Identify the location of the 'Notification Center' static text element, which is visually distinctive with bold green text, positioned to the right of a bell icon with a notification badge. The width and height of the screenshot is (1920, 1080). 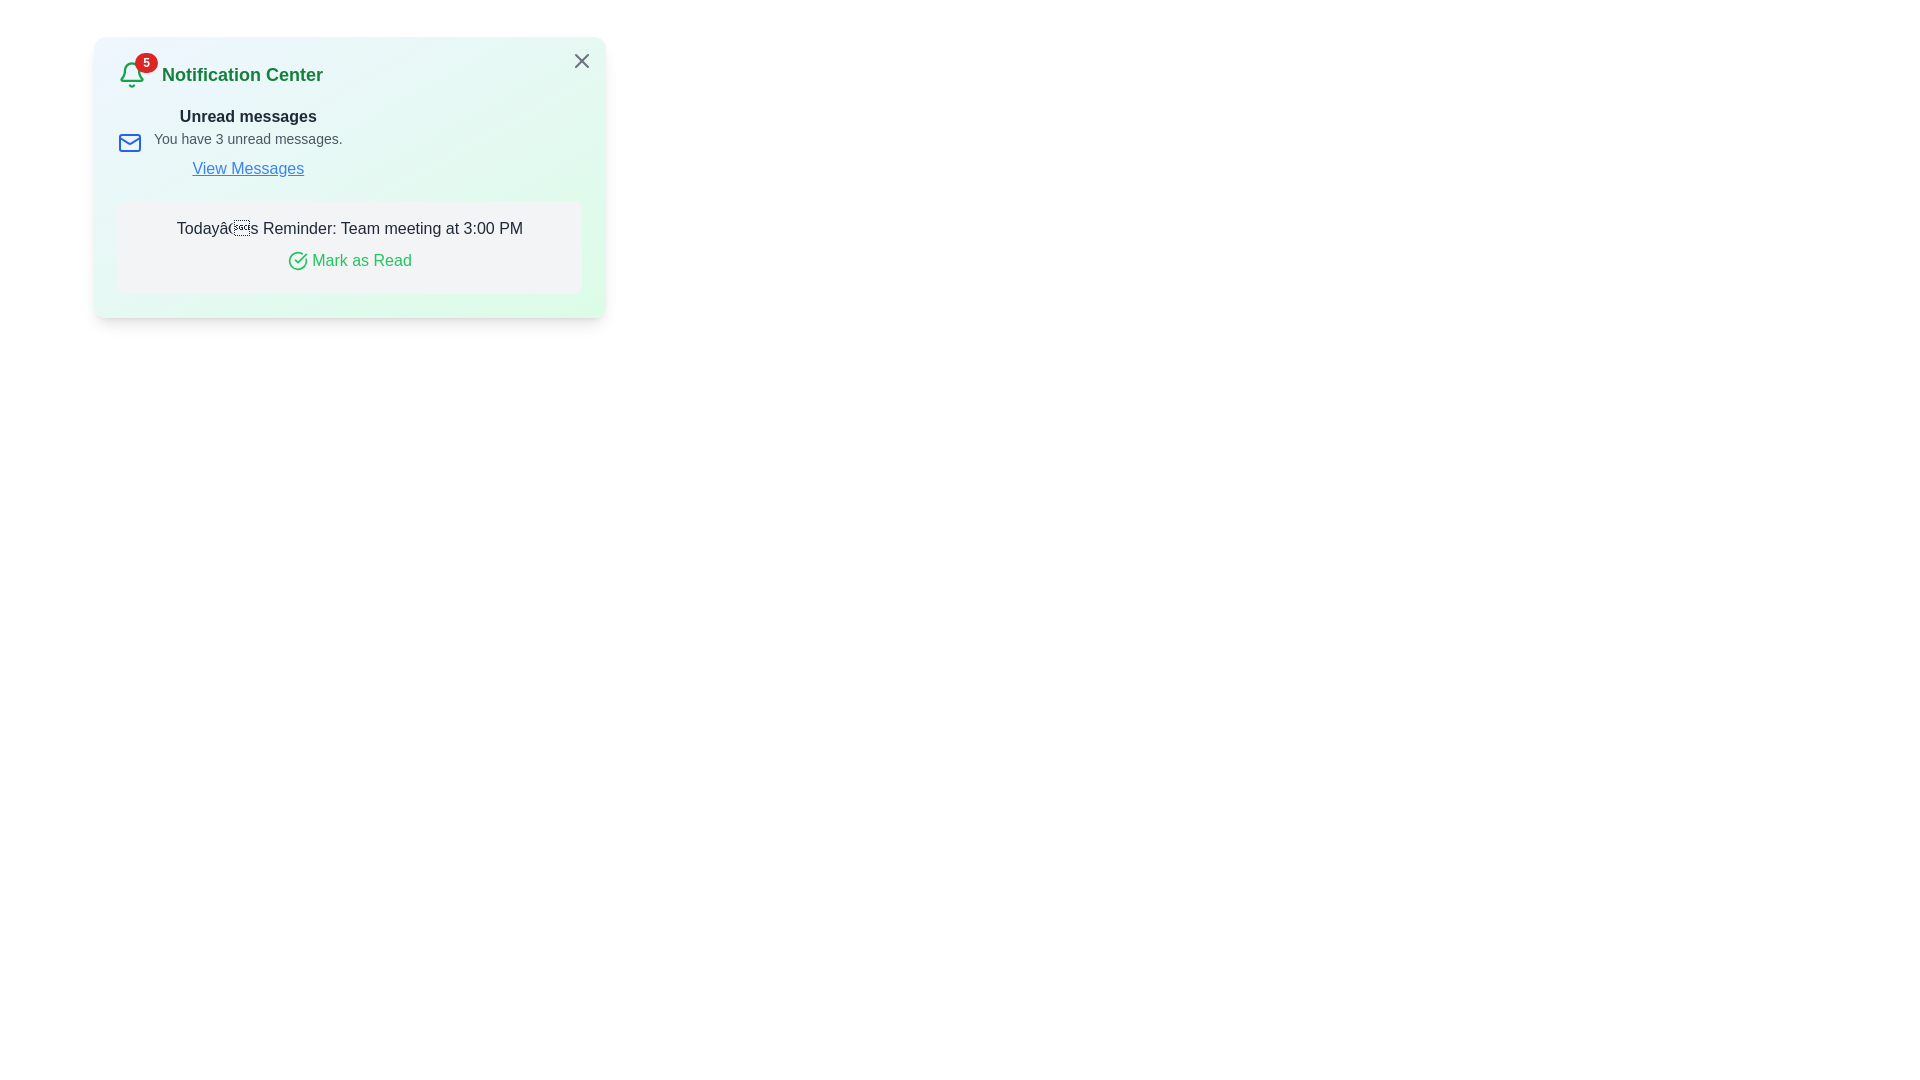
(241, 73).